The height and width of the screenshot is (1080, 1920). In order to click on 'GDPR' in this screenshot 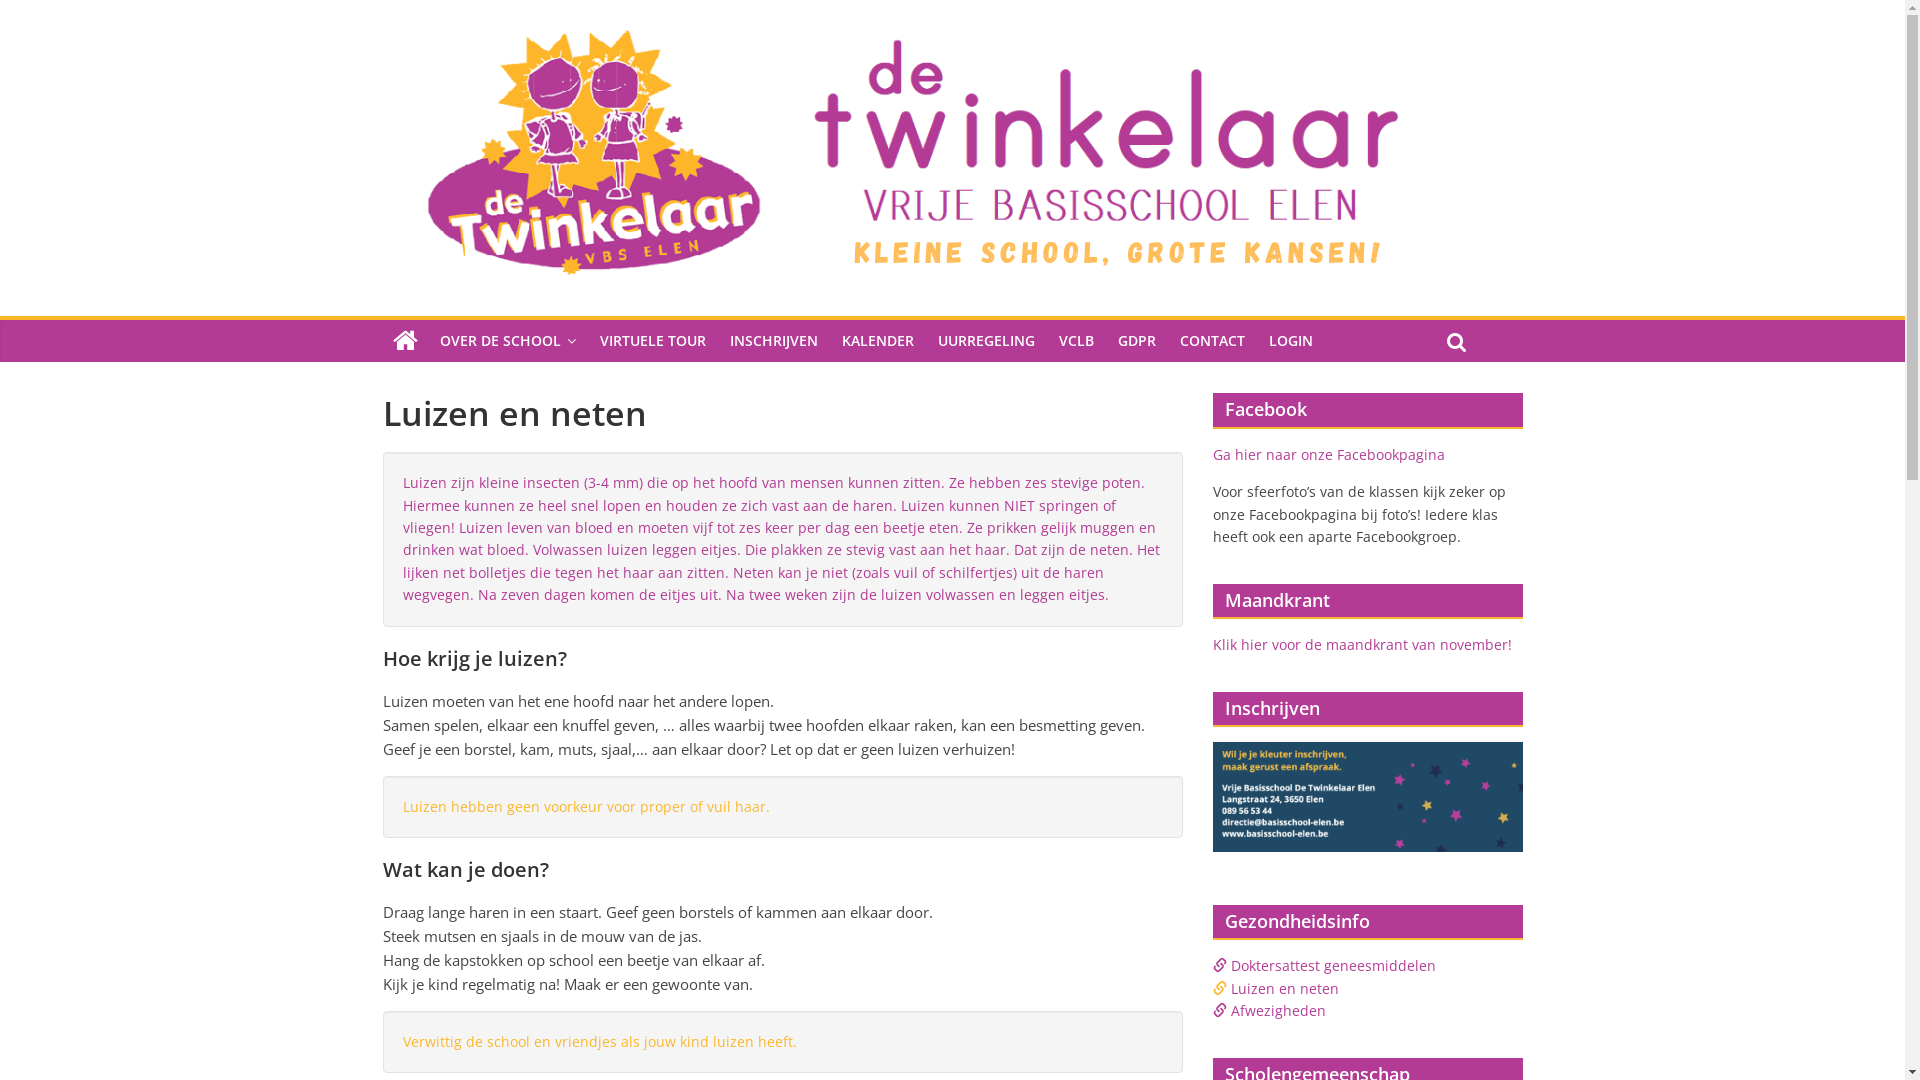, I will do `click(1137, 339)`.